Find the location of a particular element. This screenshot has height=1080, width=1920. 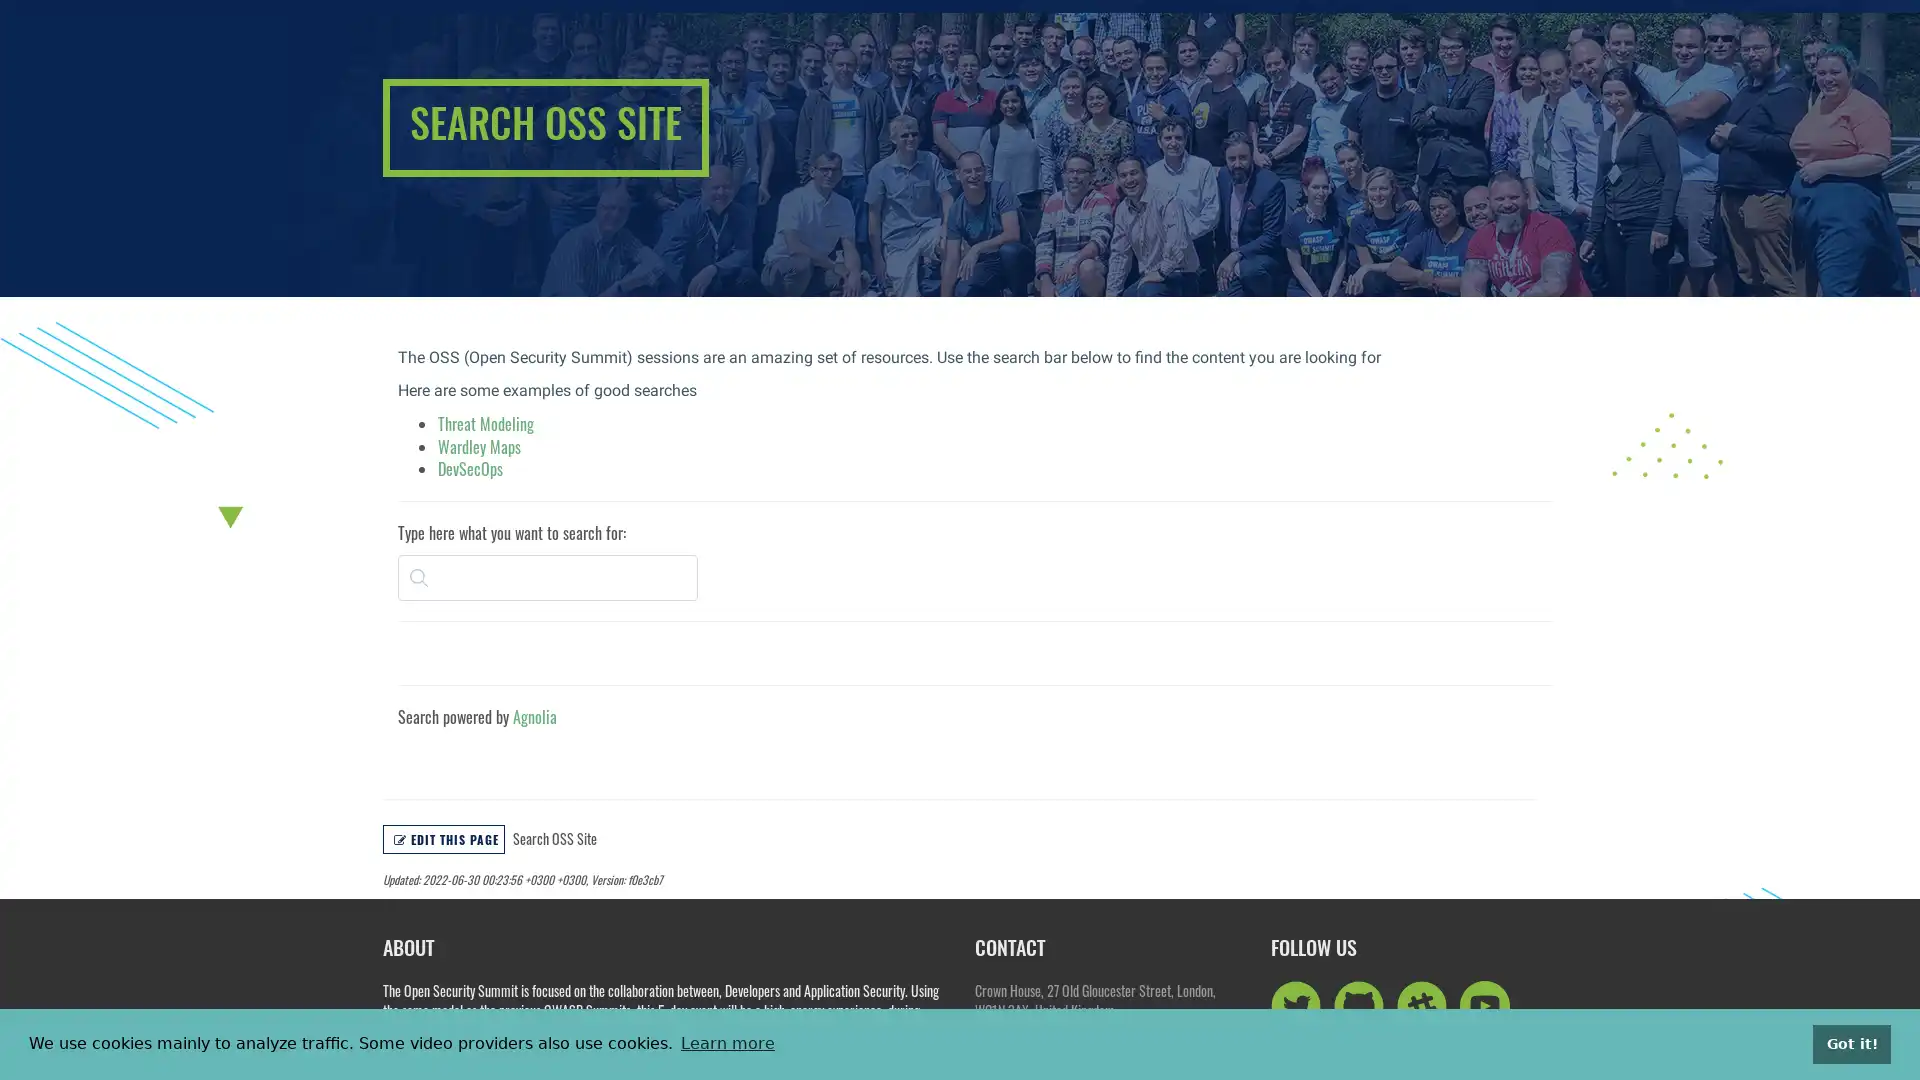

learn more about cookies is located at coordinates (726, 1043).